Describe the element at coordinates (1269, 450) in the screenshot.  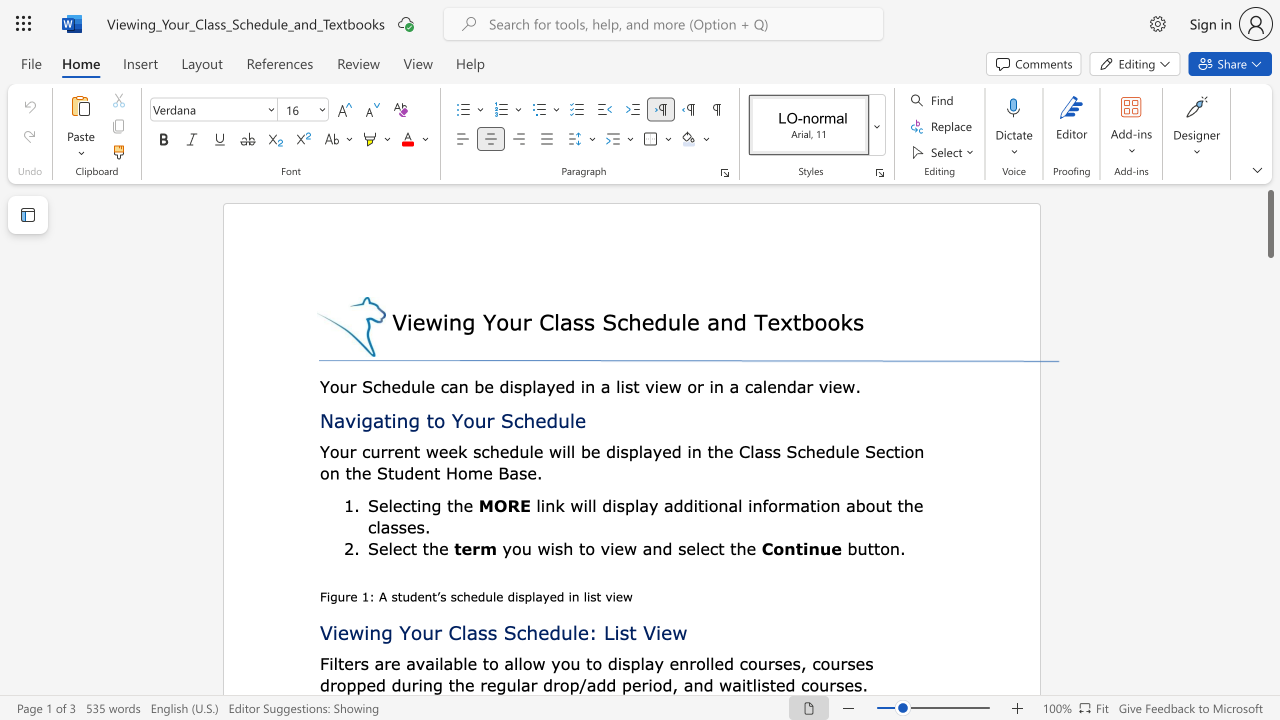
I see `the scrollbar to move the page downward` at that location.